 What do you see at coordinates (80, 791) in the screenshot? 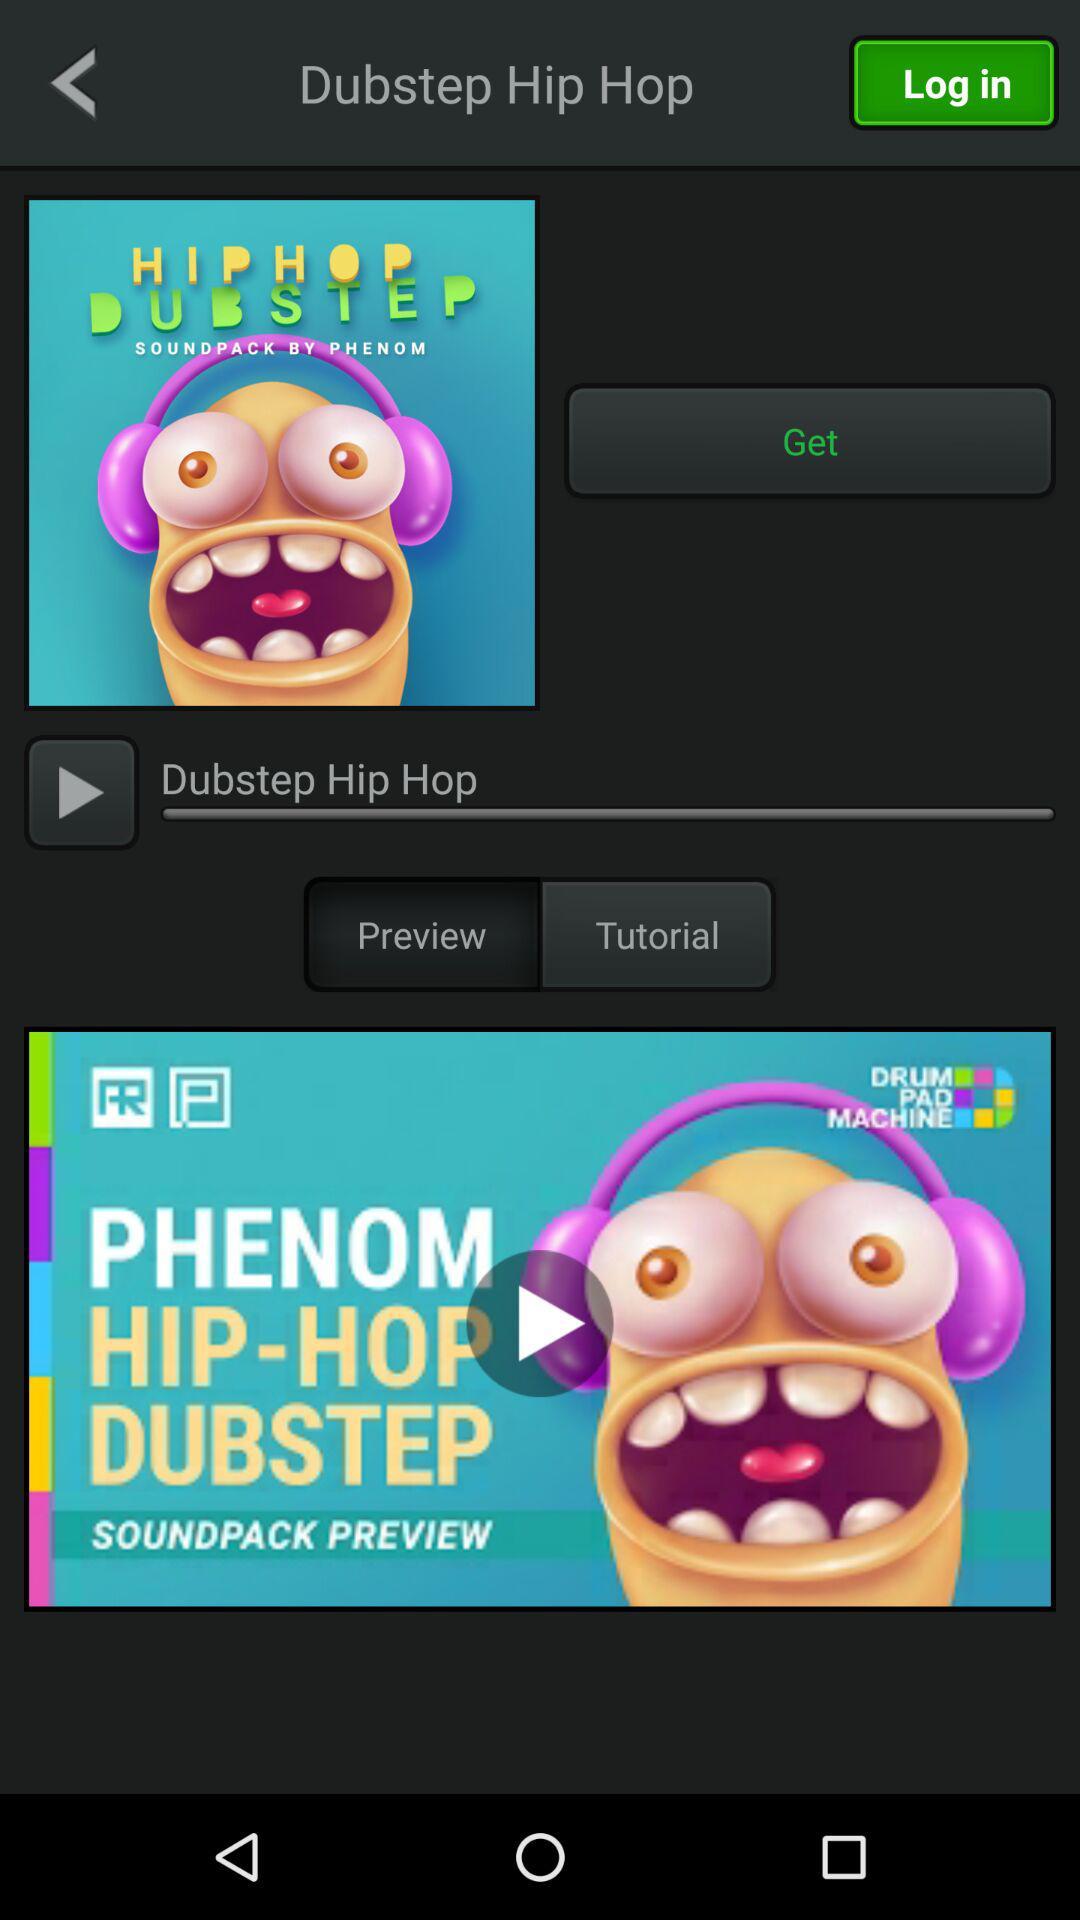
I see `the item on the left` at bounding box center [80, 791].